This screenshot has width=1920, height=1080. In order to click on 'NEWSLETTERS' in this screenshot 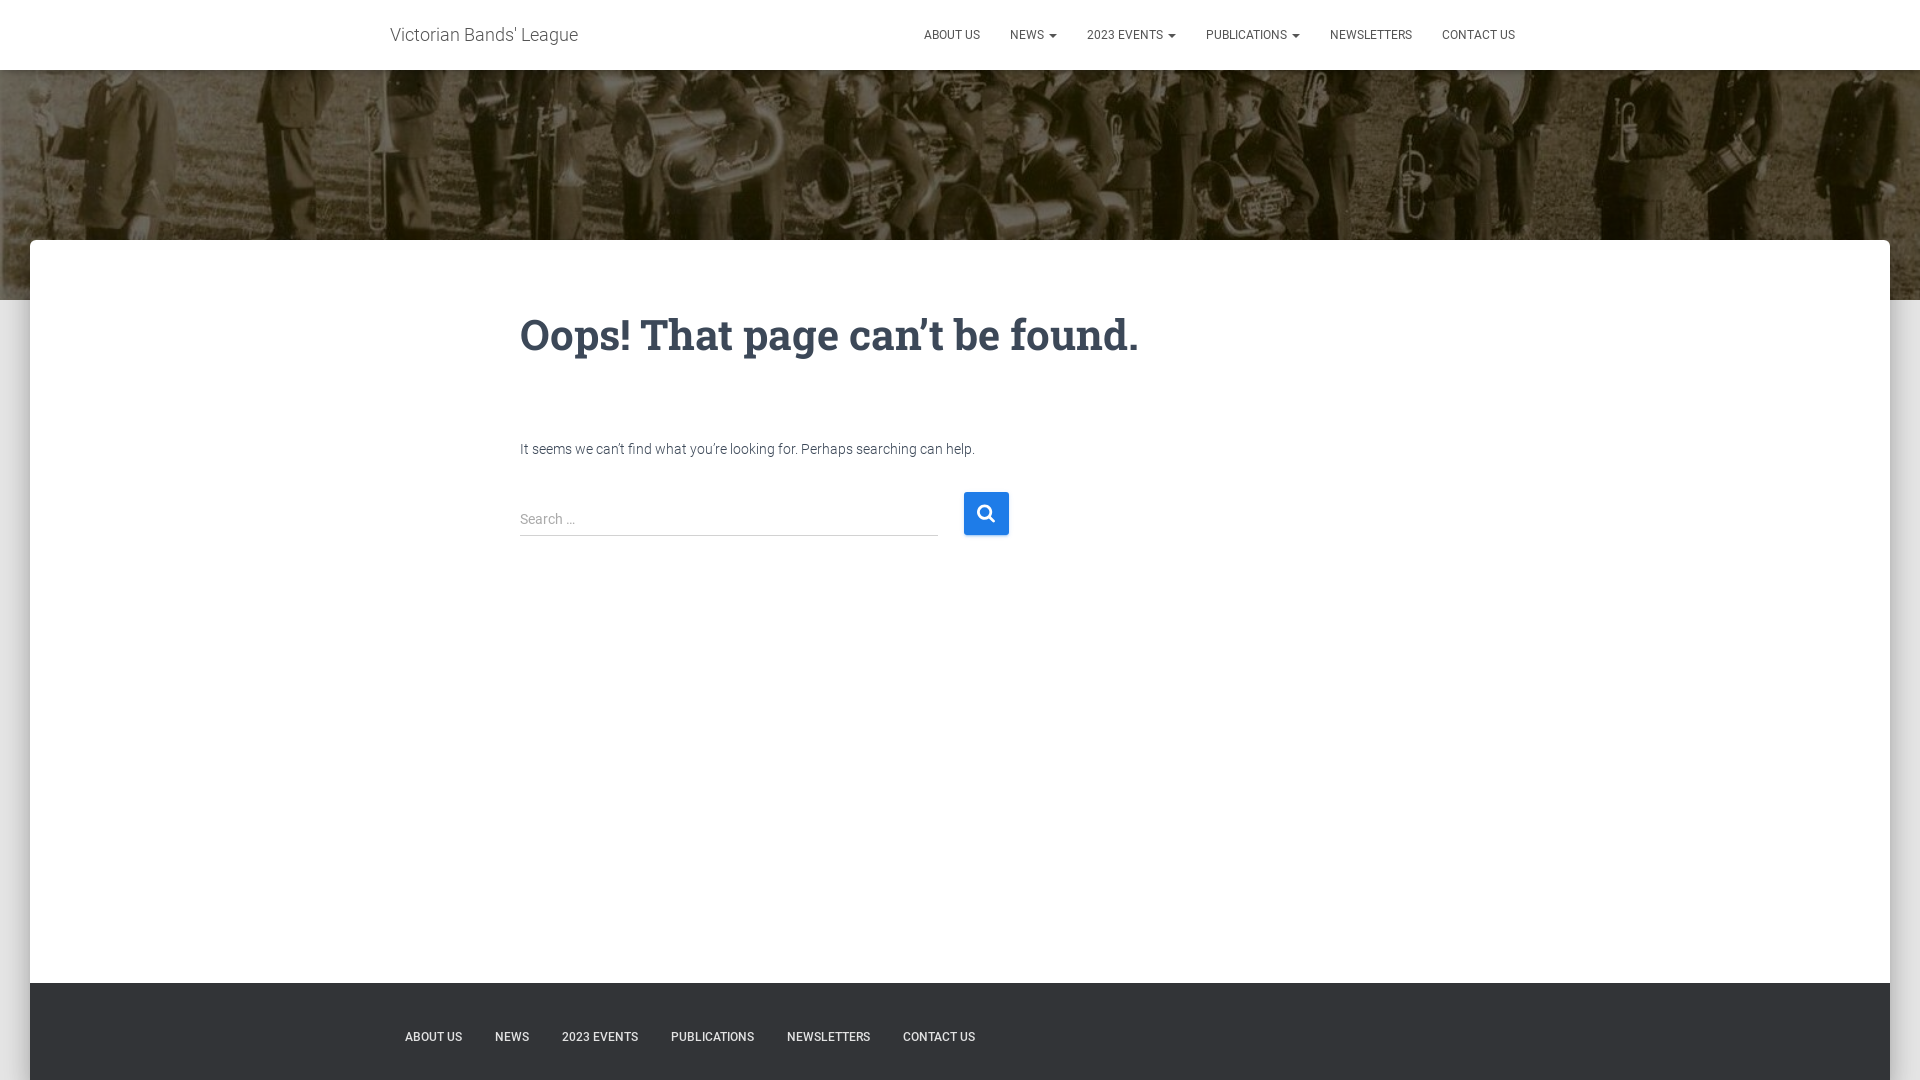, I will do `click(828, 1036)`.